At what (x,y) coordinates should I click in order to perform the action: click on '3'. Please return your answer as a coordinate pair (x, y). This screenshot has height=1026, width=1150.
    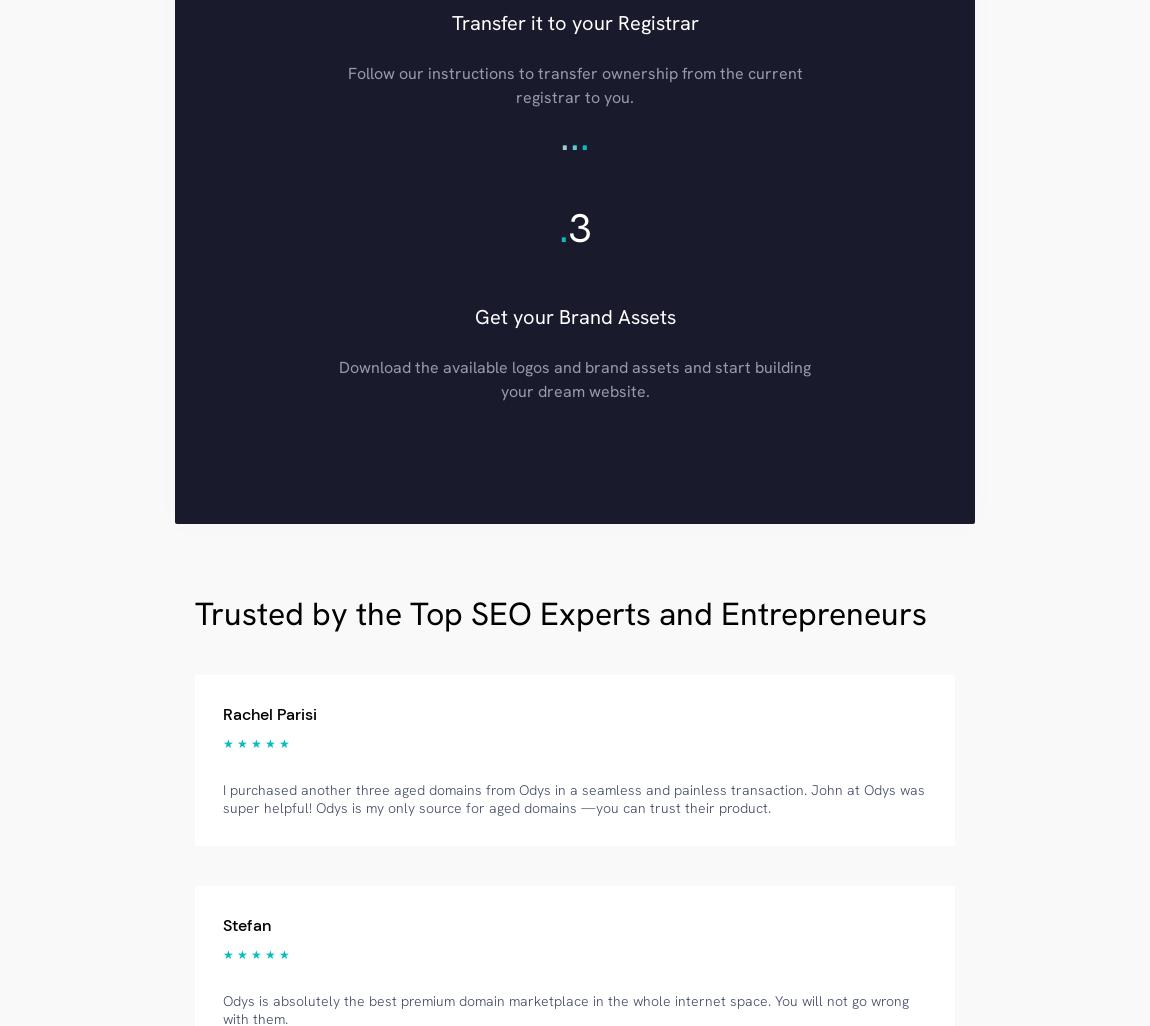
    Looking at the image, I should click on (578, 226).